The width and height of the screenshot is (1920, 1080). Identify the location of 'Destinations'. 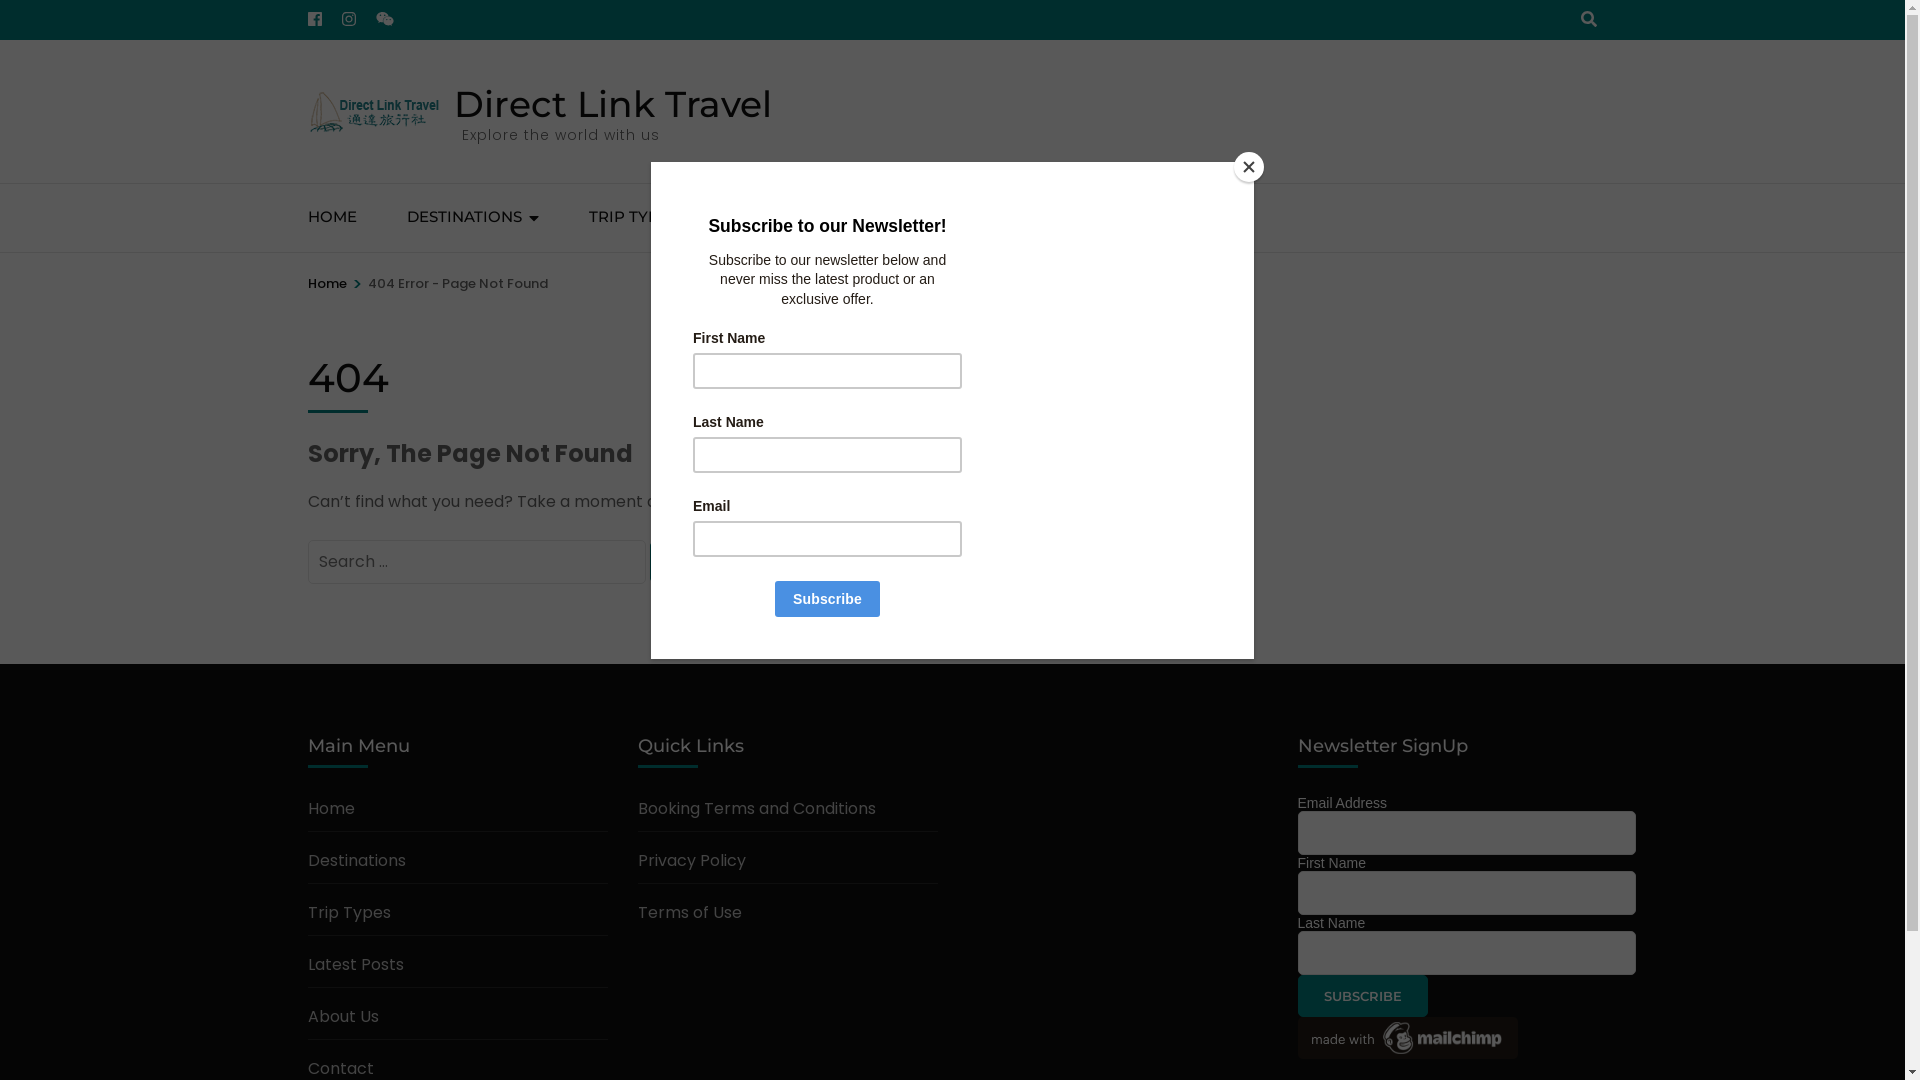
(356, 859).